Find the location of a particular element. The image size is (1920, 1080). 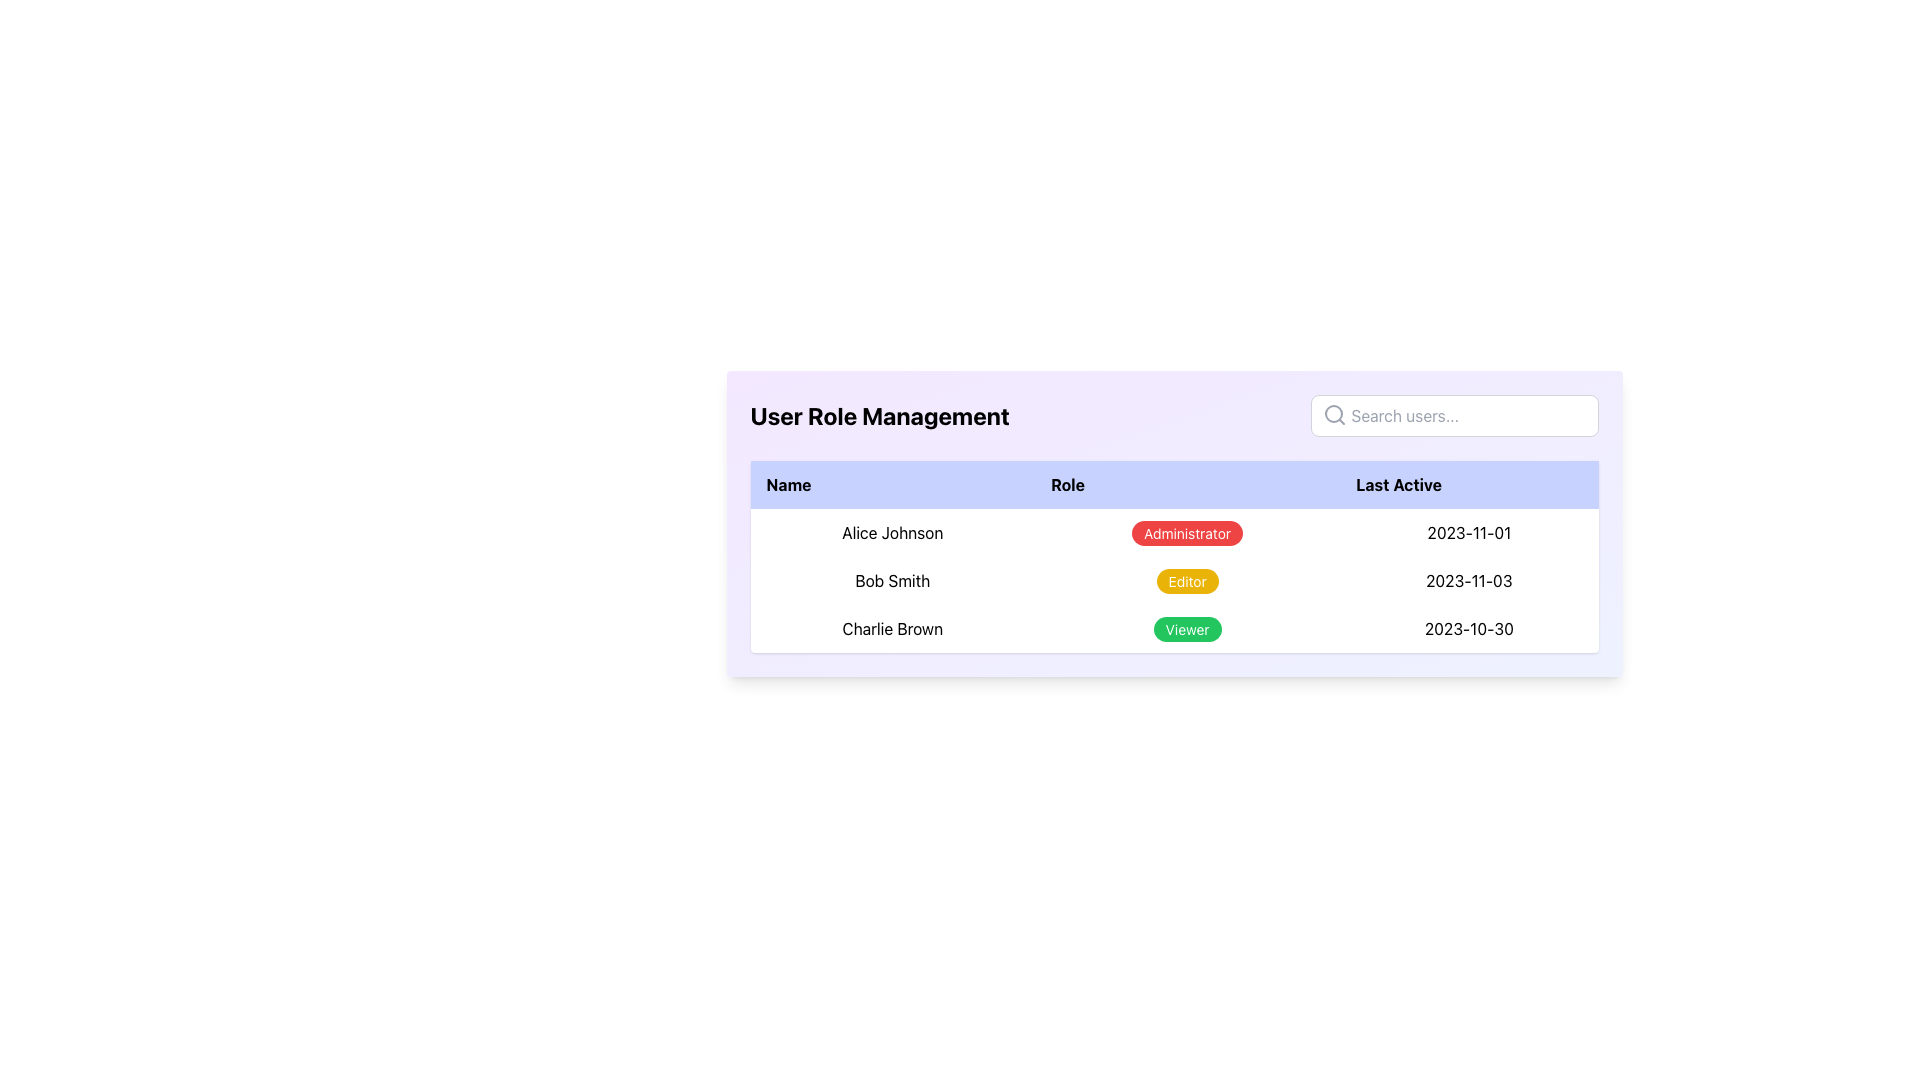

the bold heading 'User Role Management' located at the top-left corner of the user interface card, above the search bar and user roles table is located at coordinates (880, 415).